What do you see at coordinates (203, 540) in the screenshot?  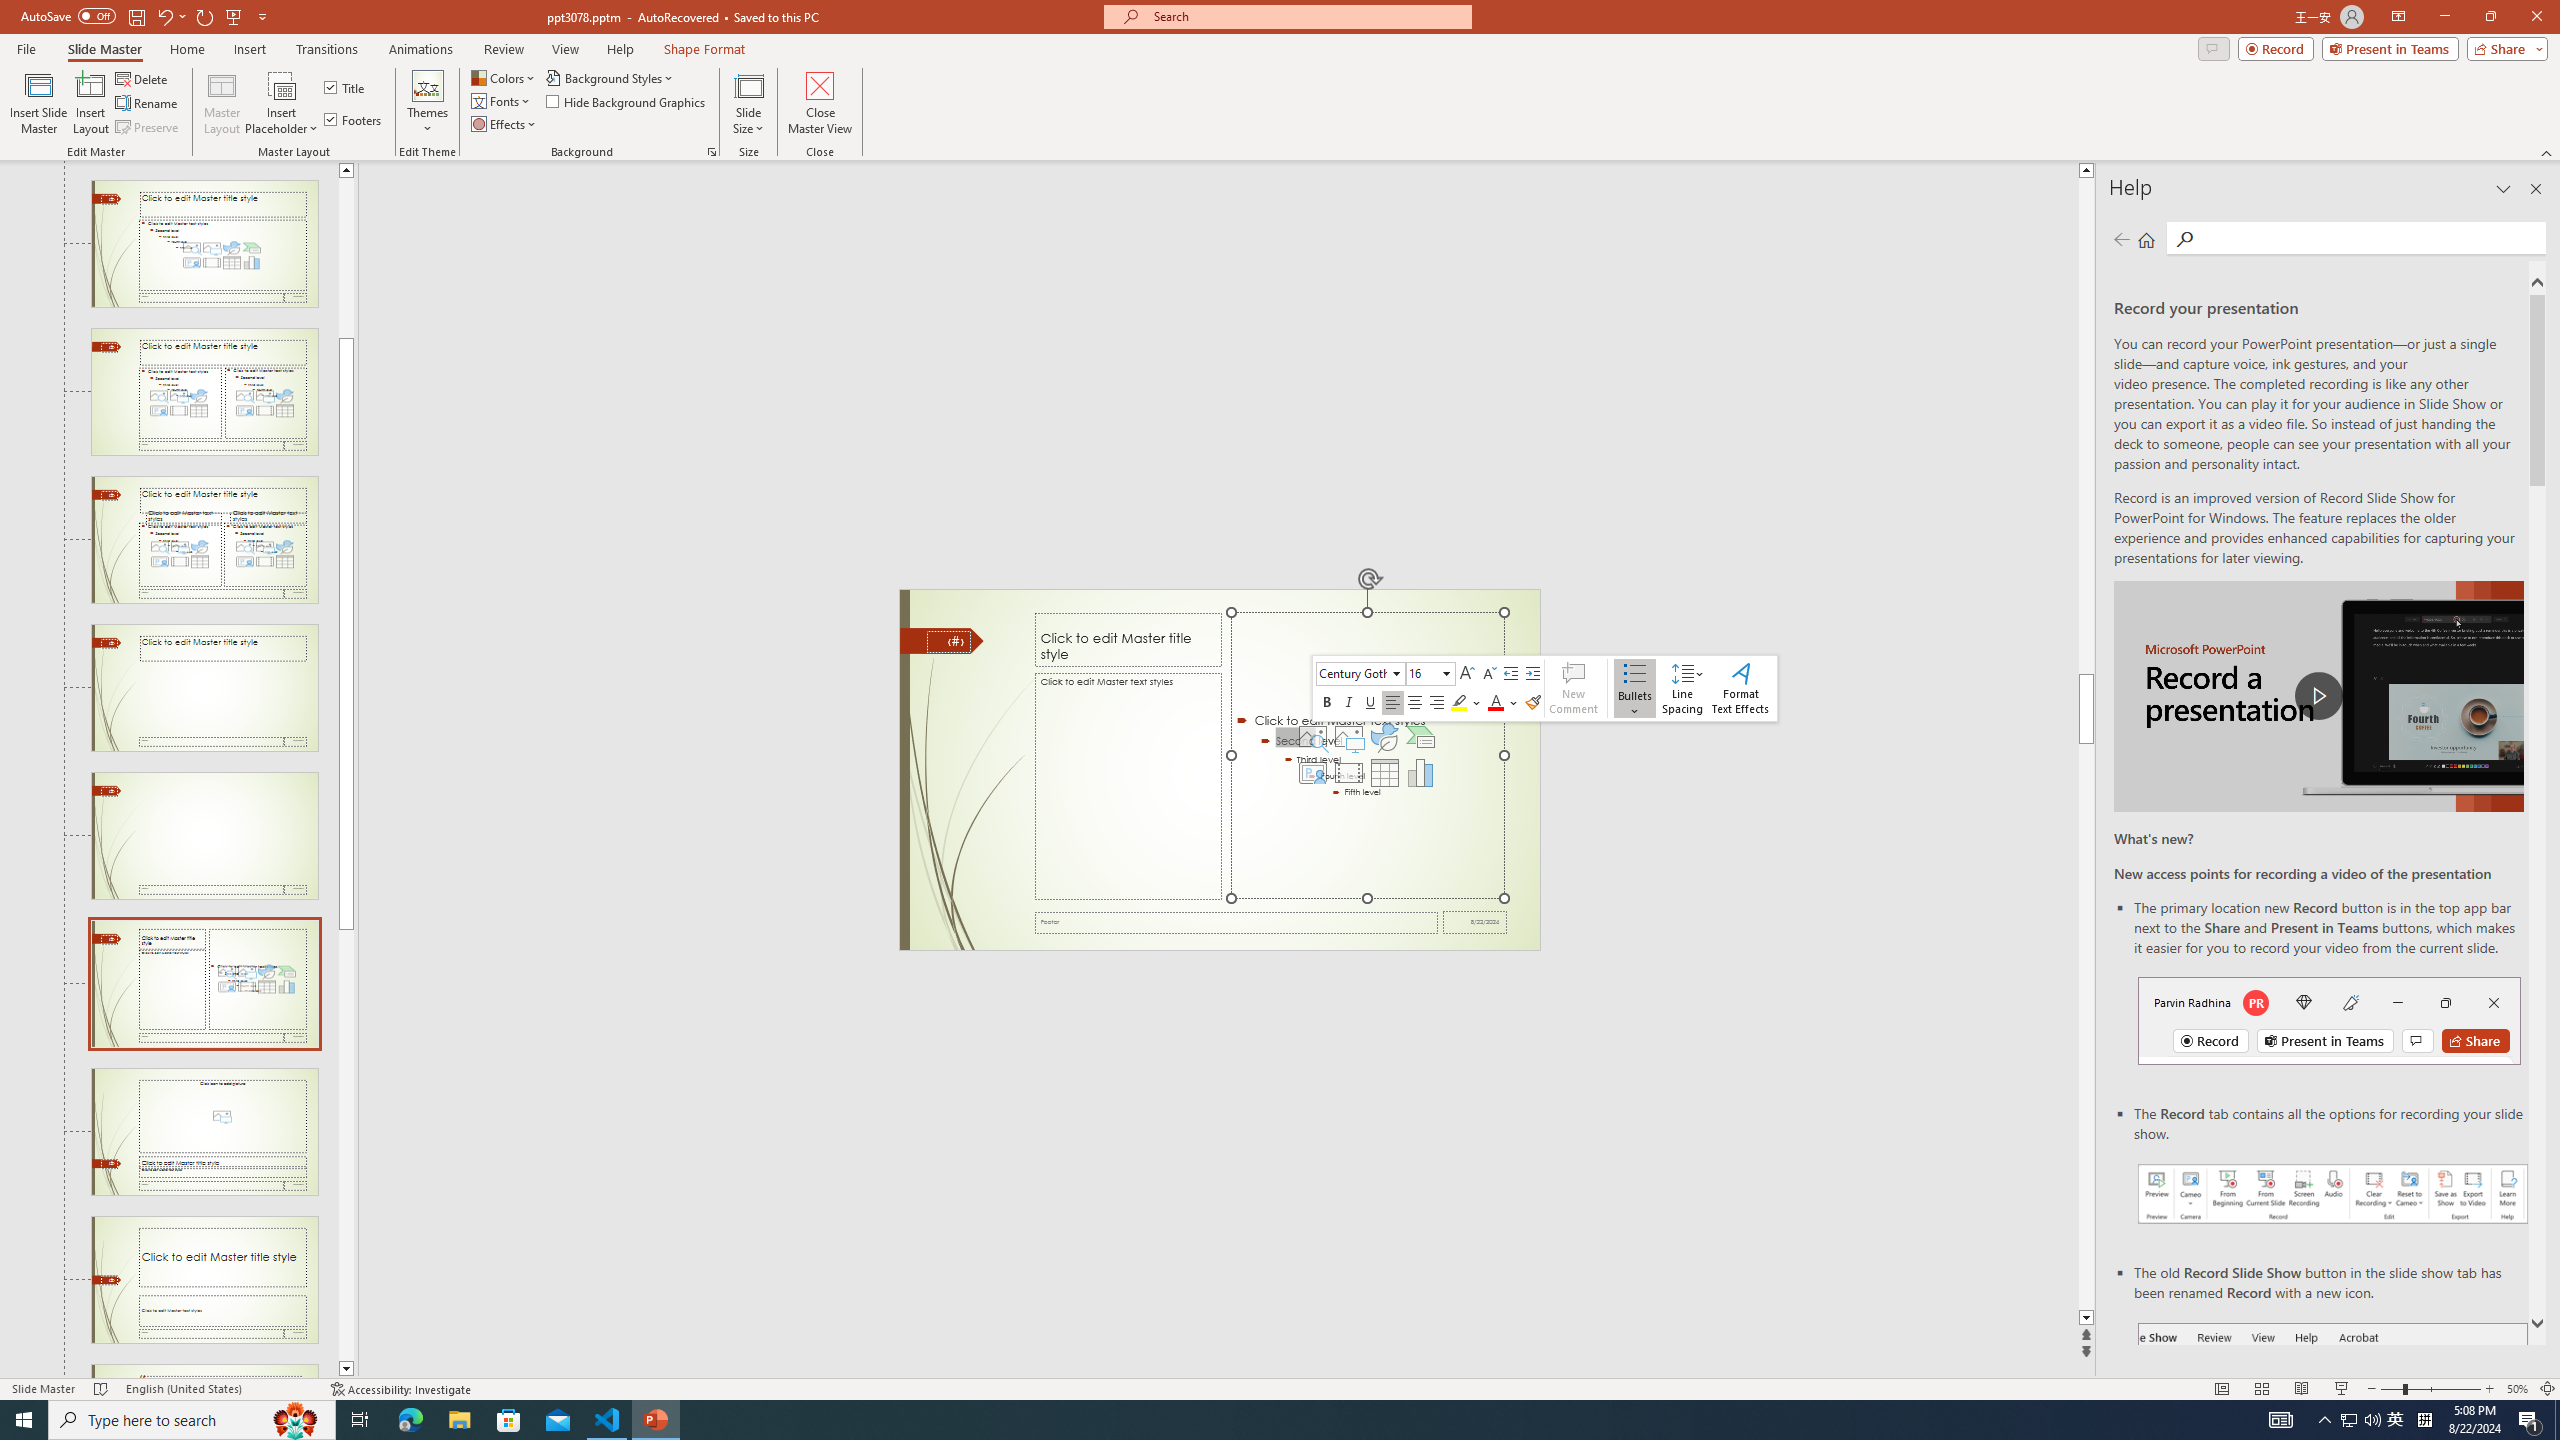 I see `'Slide Comparison Layout: used by no slides'` at bounding box center [203, 540].